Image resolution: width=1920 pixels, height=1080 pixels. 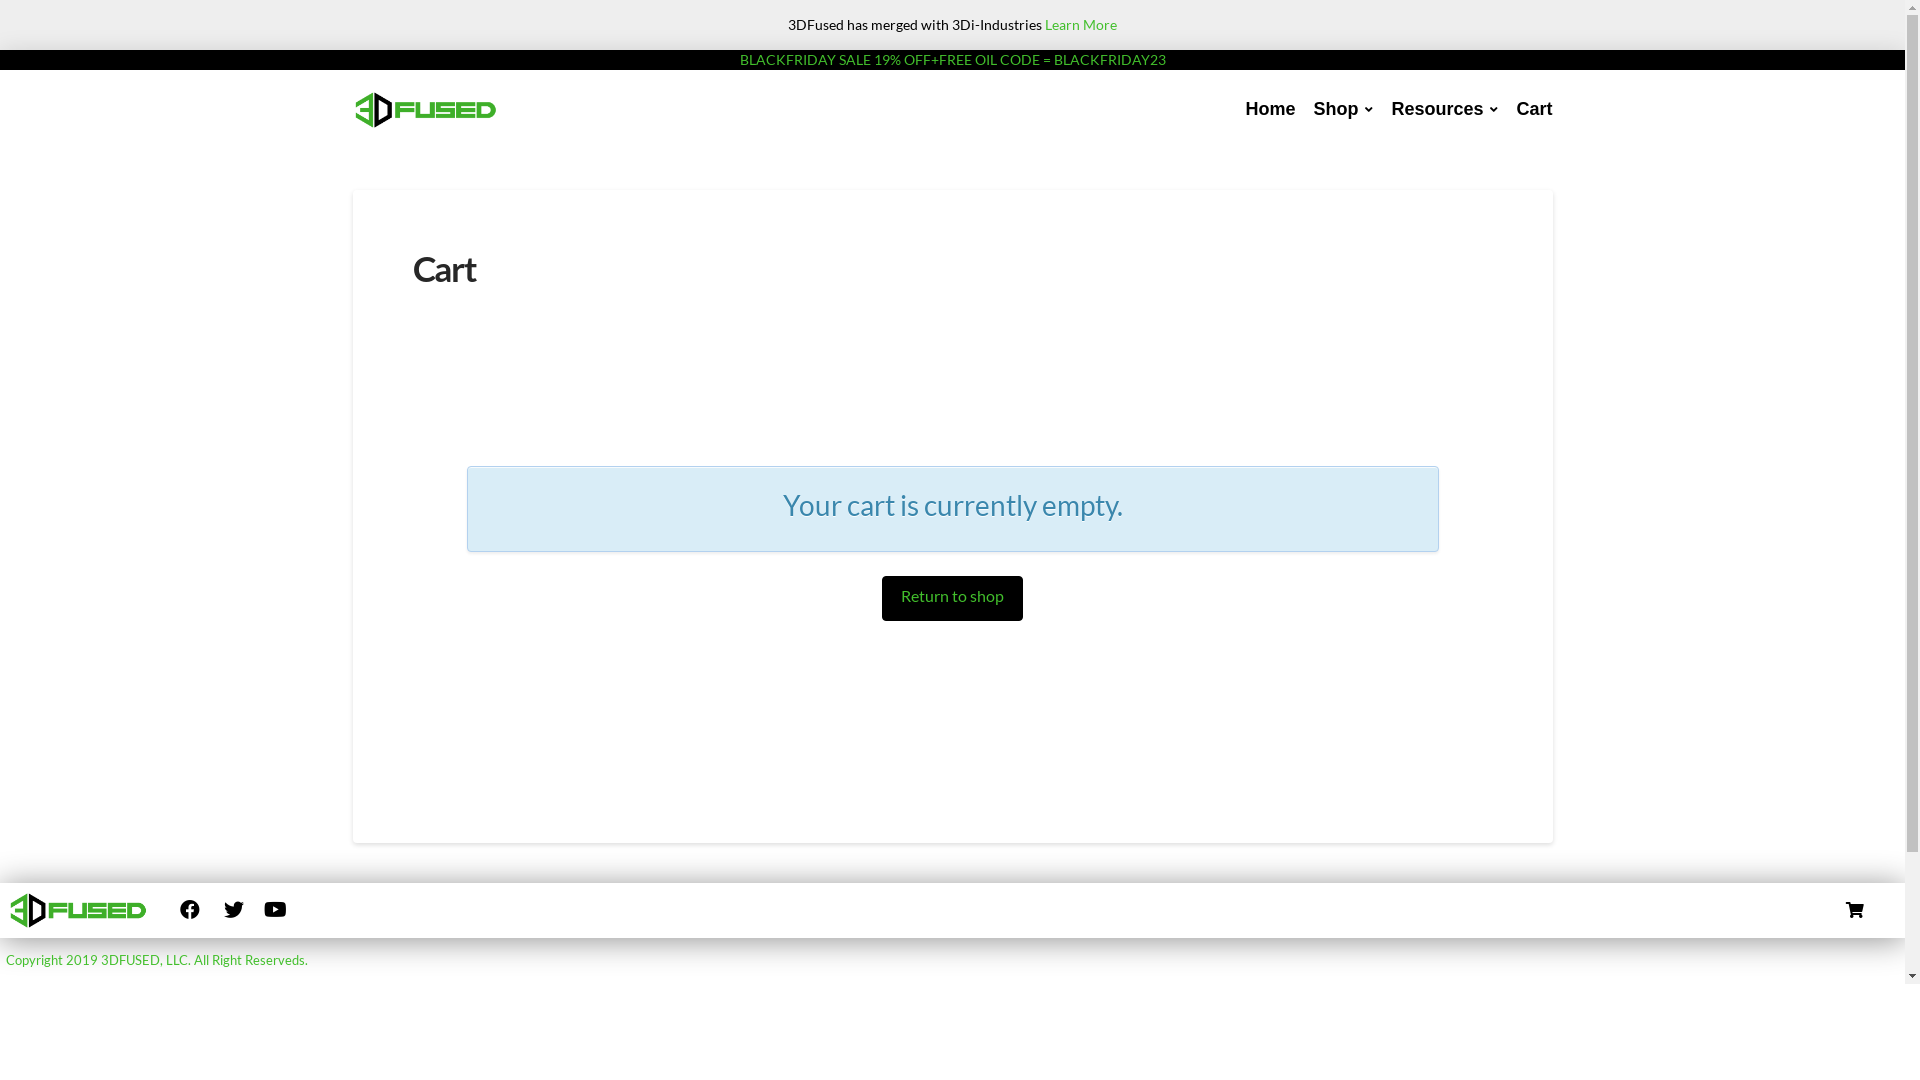 I want to click on 'Learn More', so click(x=1079, y=24).